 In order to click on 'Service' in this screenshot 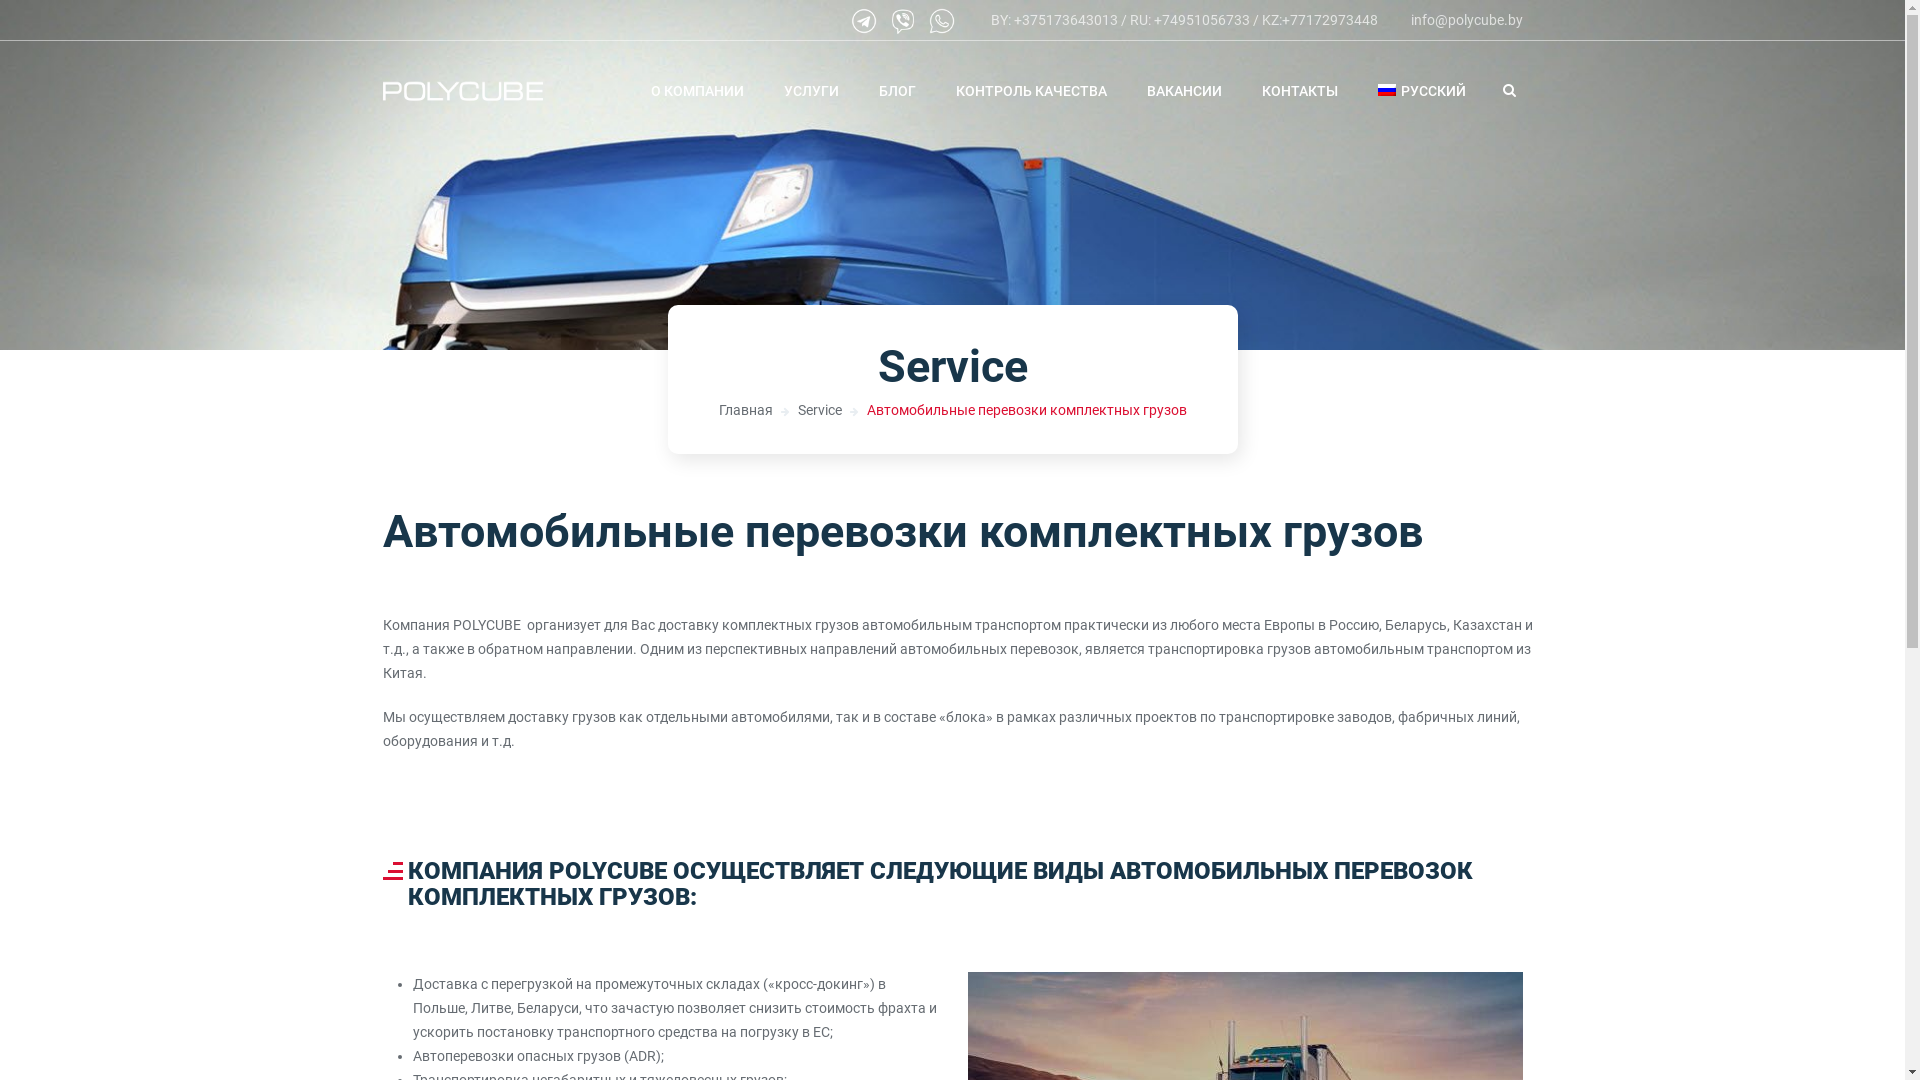, I will do `click(820, 408)`.